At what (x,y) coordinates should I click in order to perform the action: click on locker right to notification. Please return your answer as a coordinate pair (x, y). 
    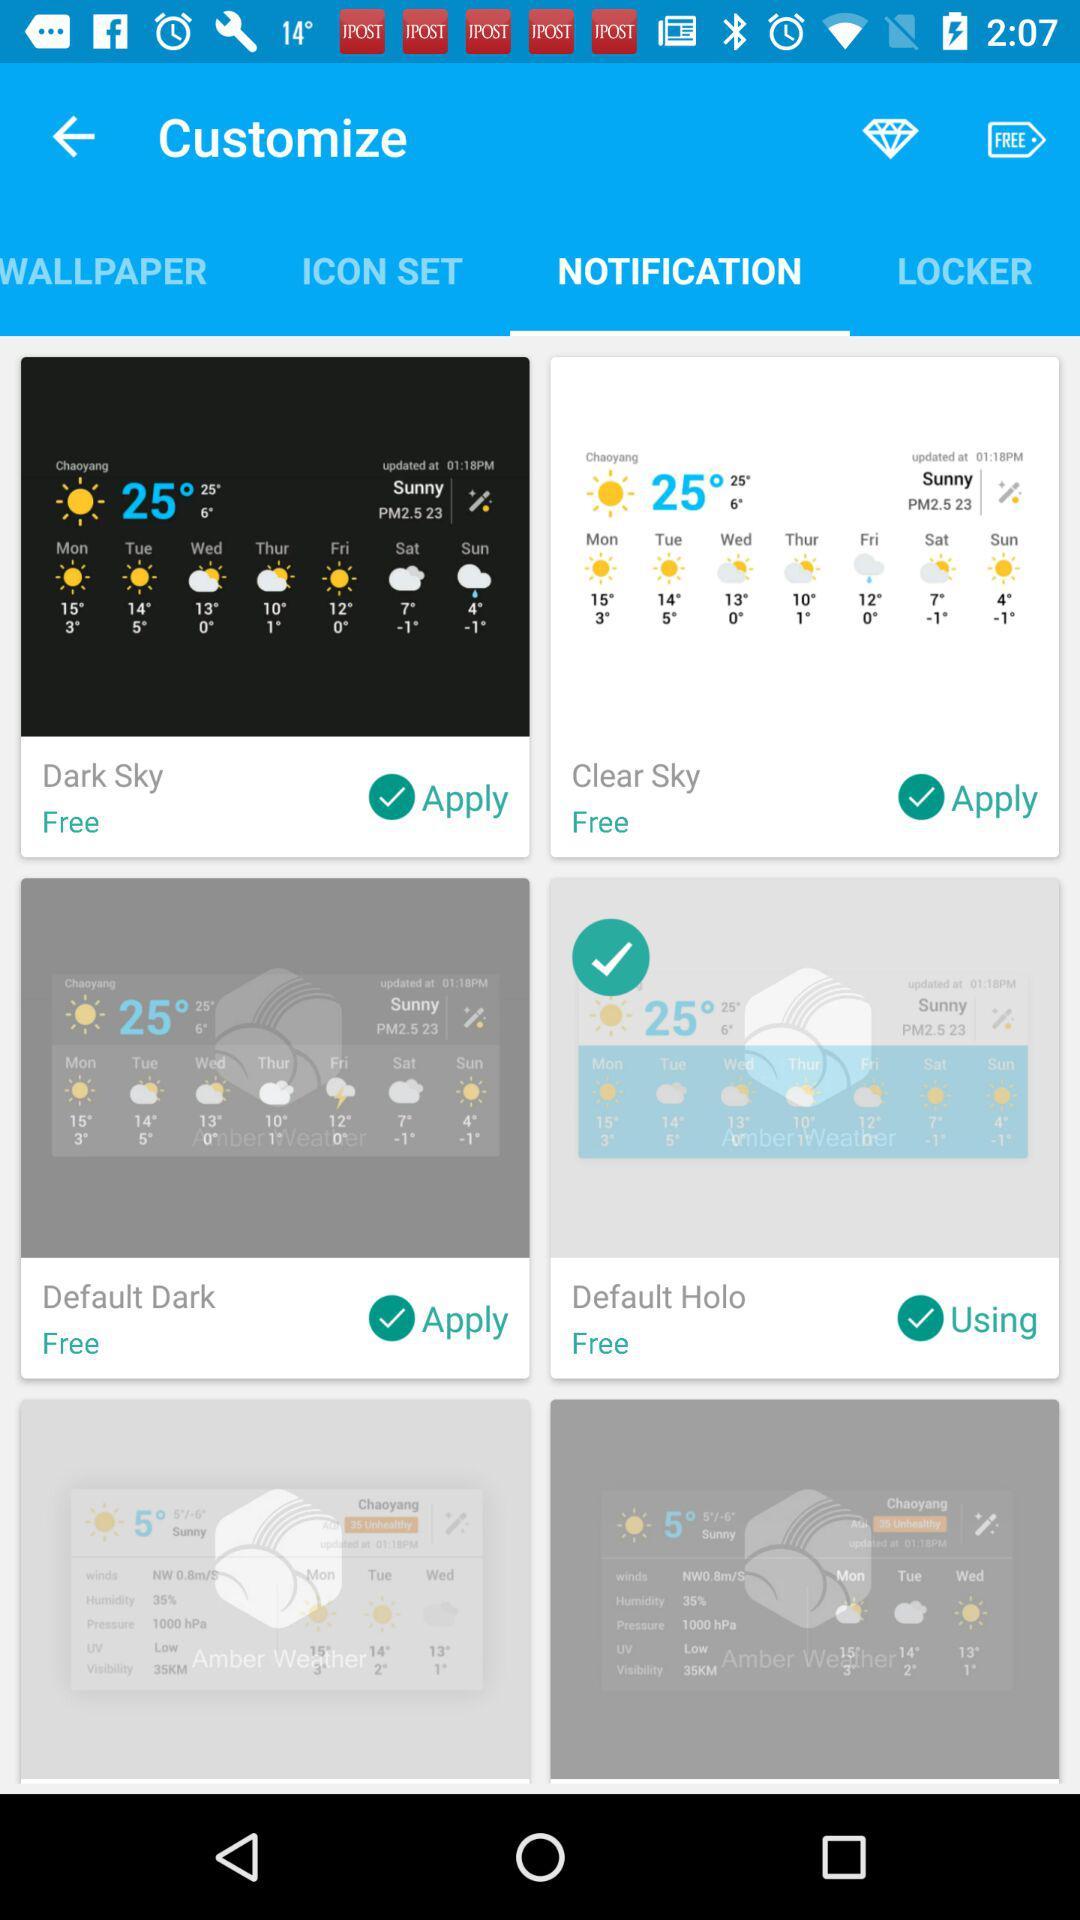
    Looking at the image, I should click on (963, 269).